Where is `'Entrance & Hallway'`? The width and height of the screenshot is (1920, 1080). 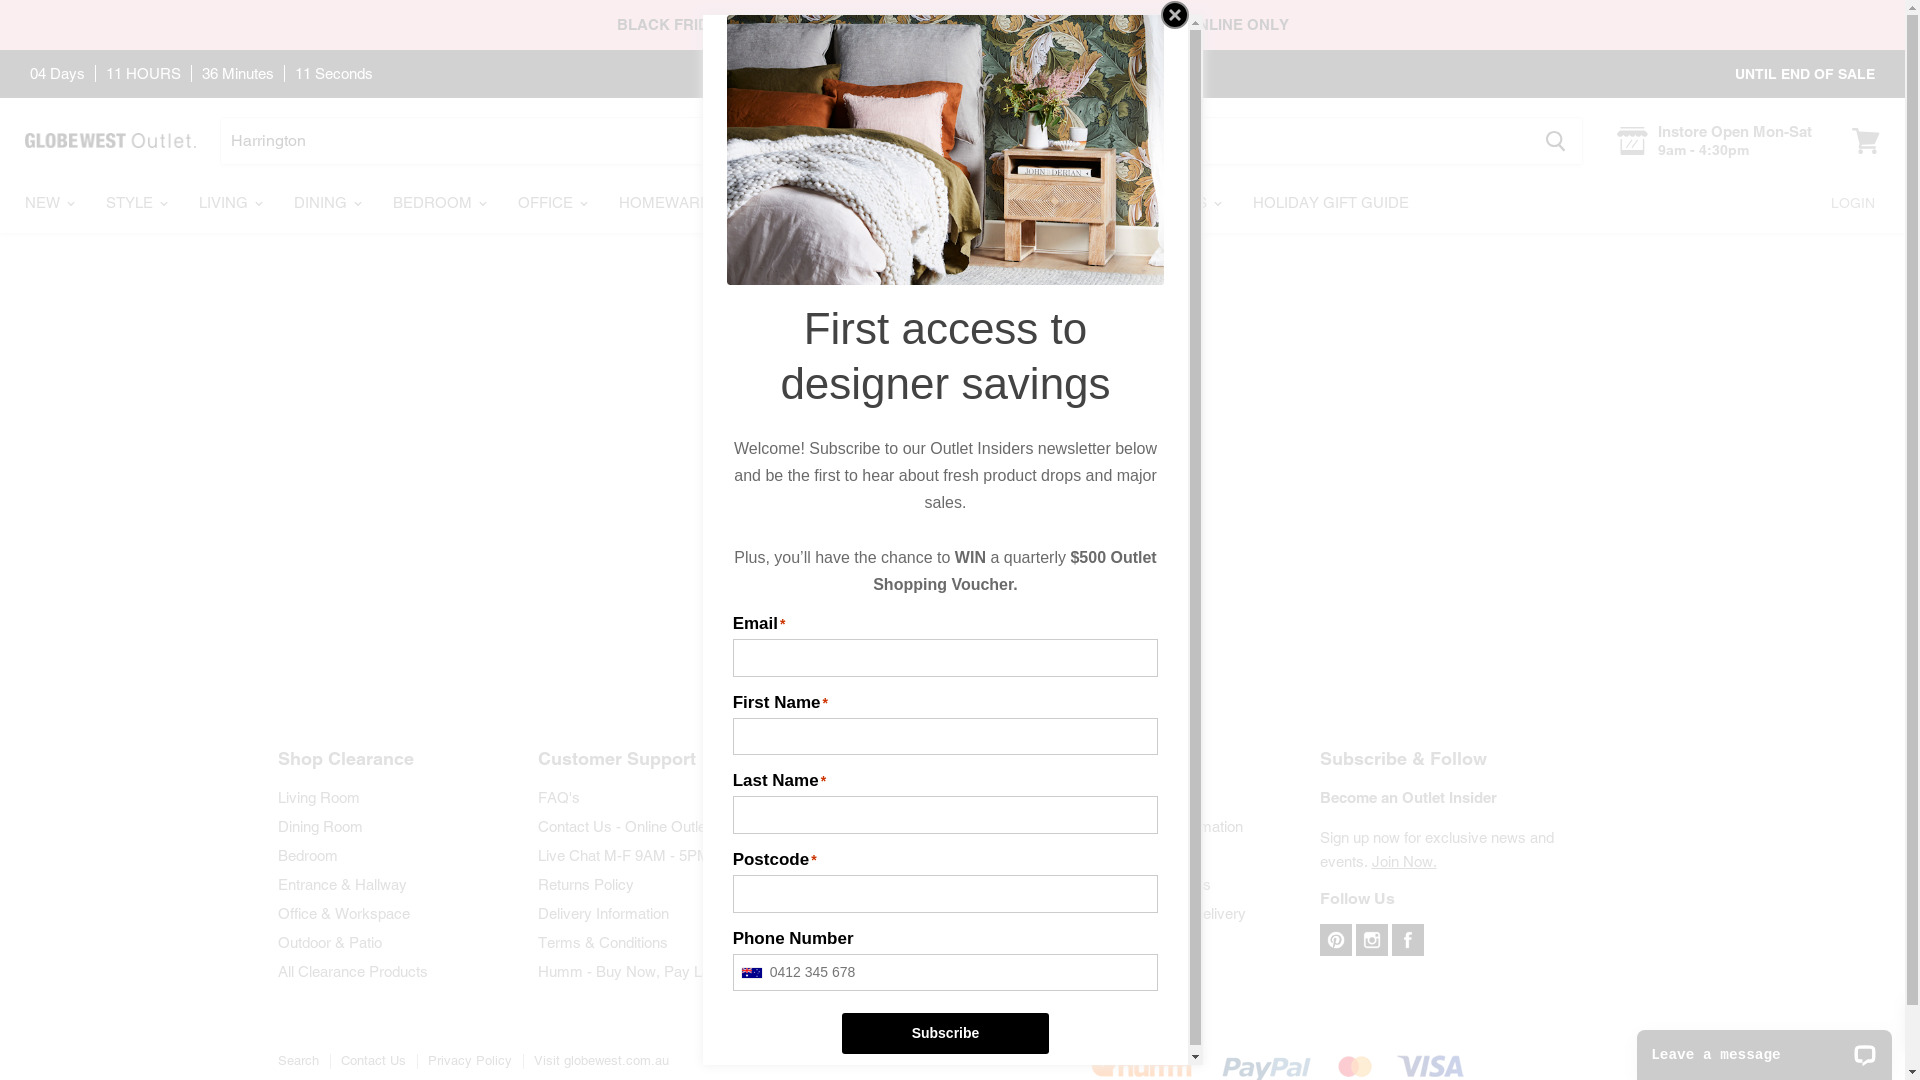
'Entrance & Hallway' is located at coordinates (277, 883).